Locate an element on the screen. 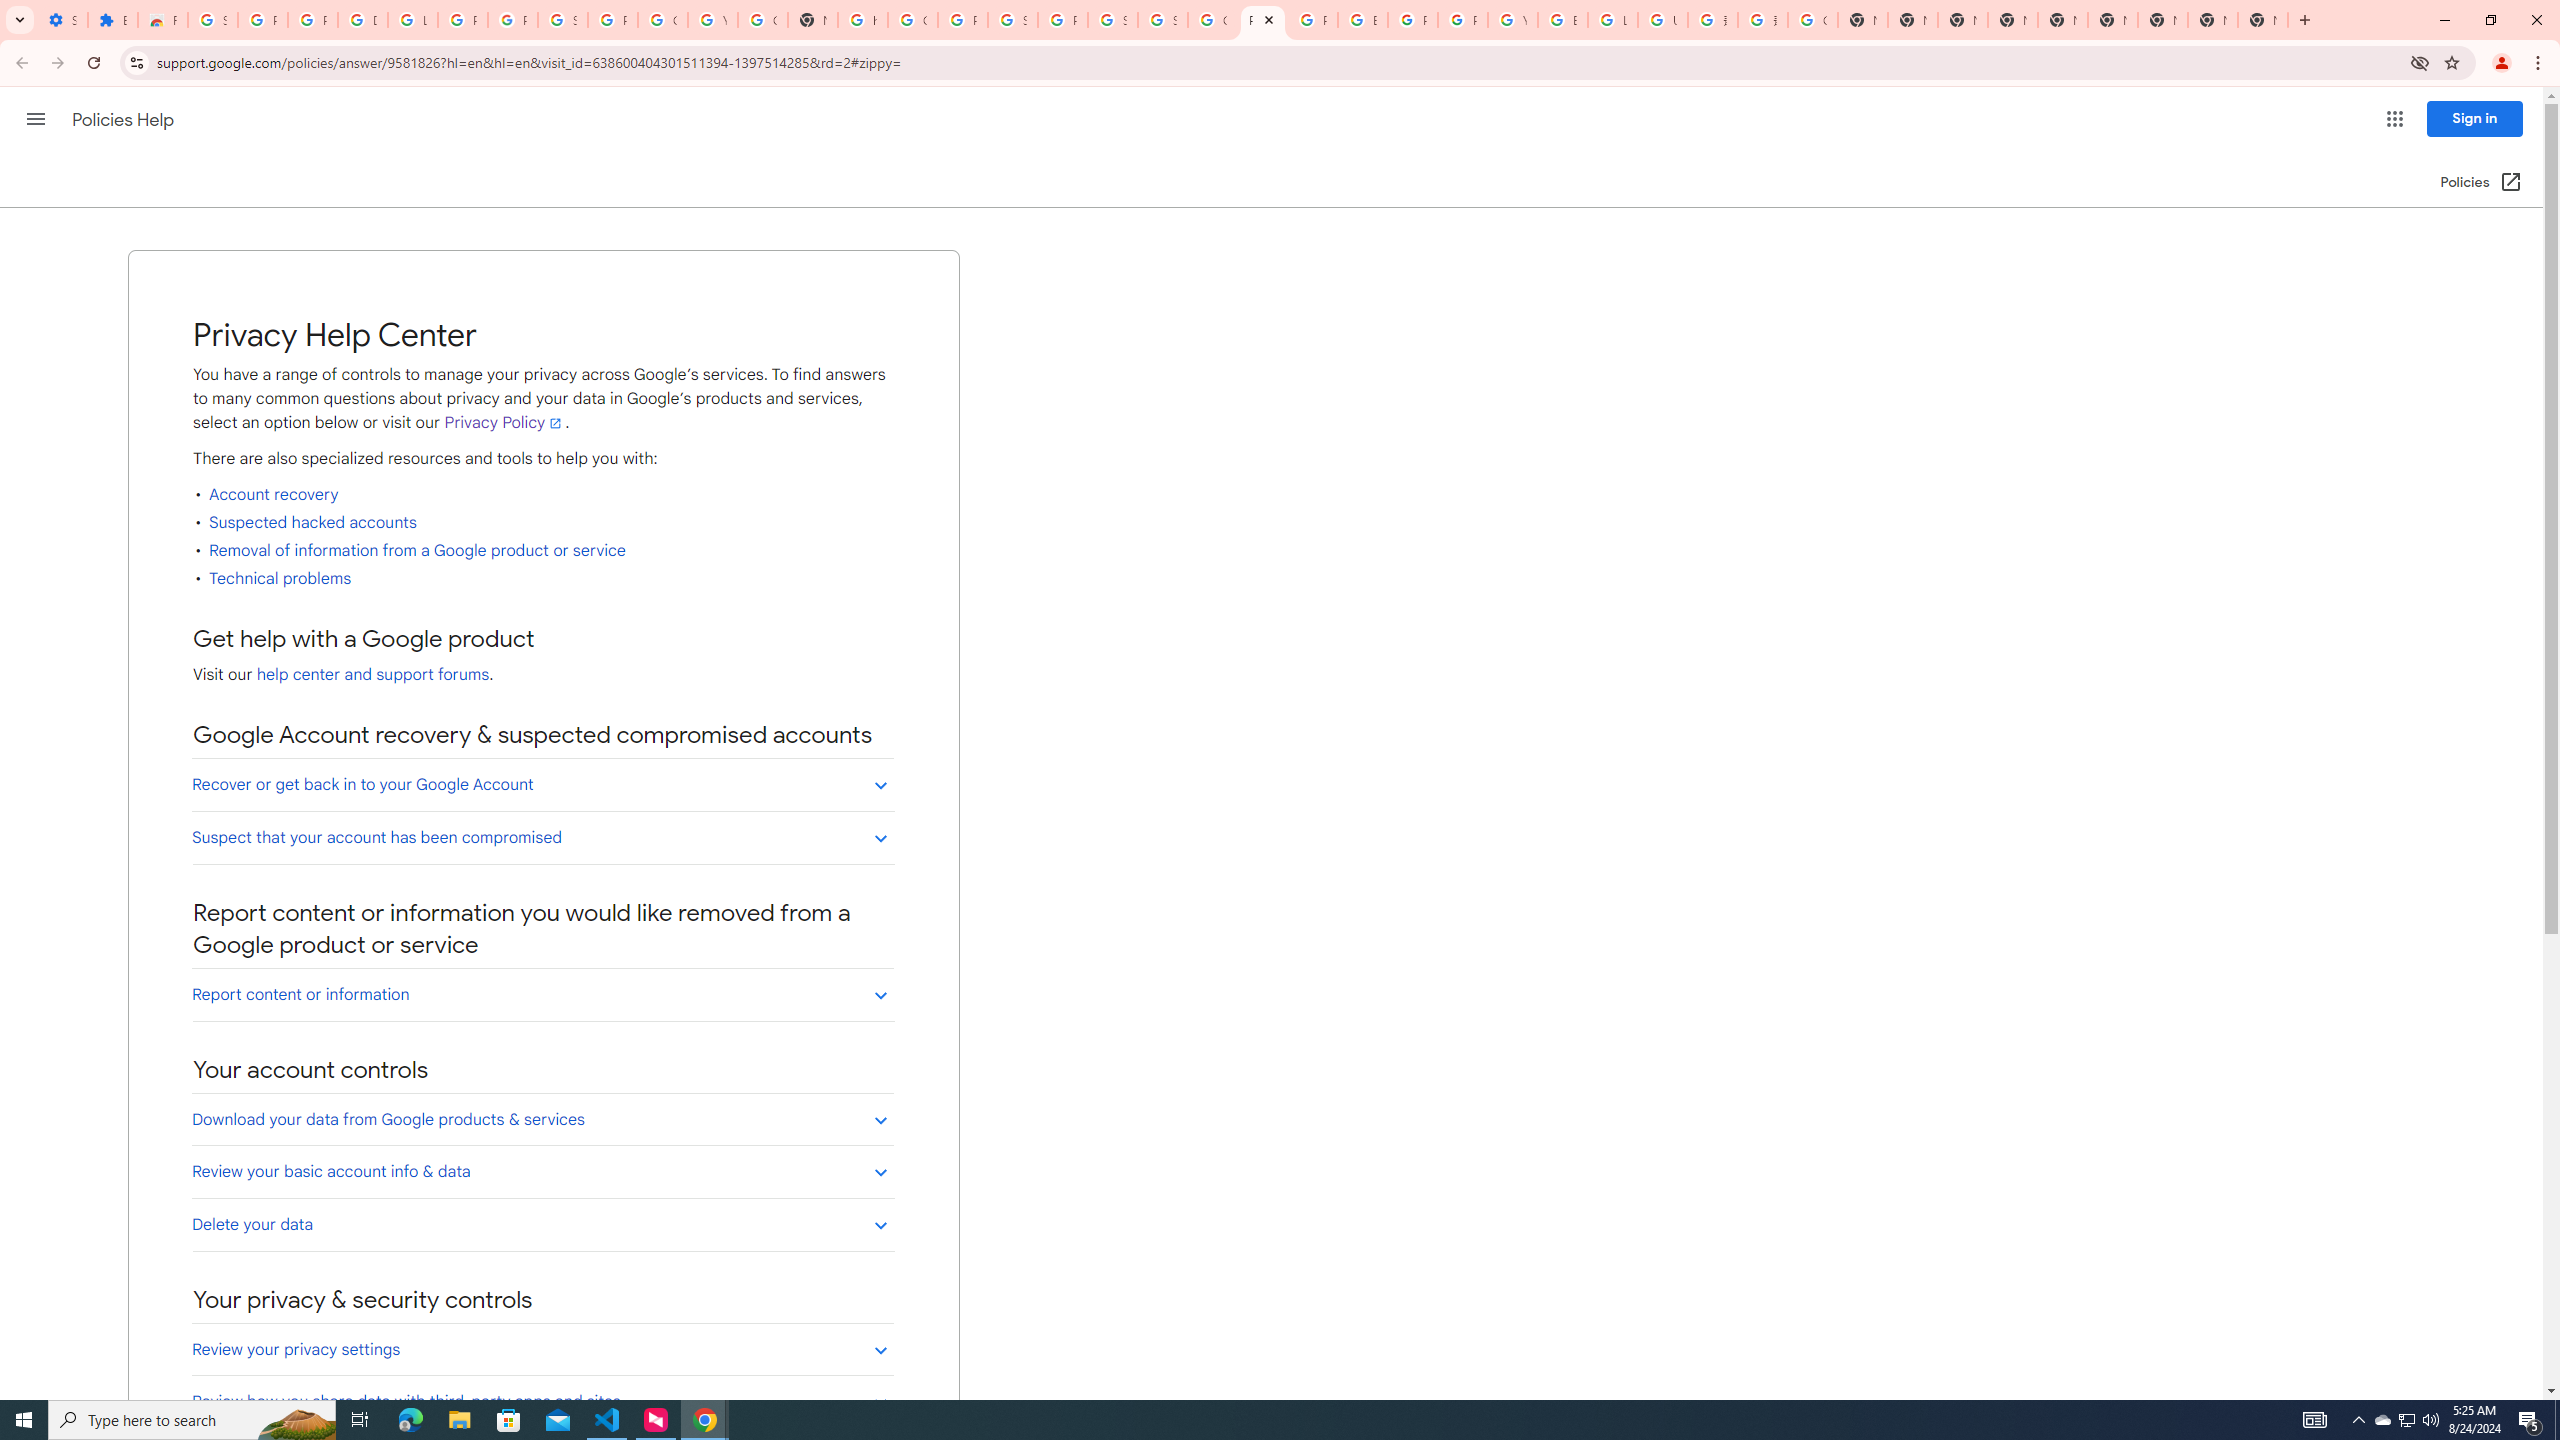 Image resolution: width=2560 pixels, height=1440 pixels. 'Privacy Help Center - Policies Help' is located at coordinates (1263, 19).